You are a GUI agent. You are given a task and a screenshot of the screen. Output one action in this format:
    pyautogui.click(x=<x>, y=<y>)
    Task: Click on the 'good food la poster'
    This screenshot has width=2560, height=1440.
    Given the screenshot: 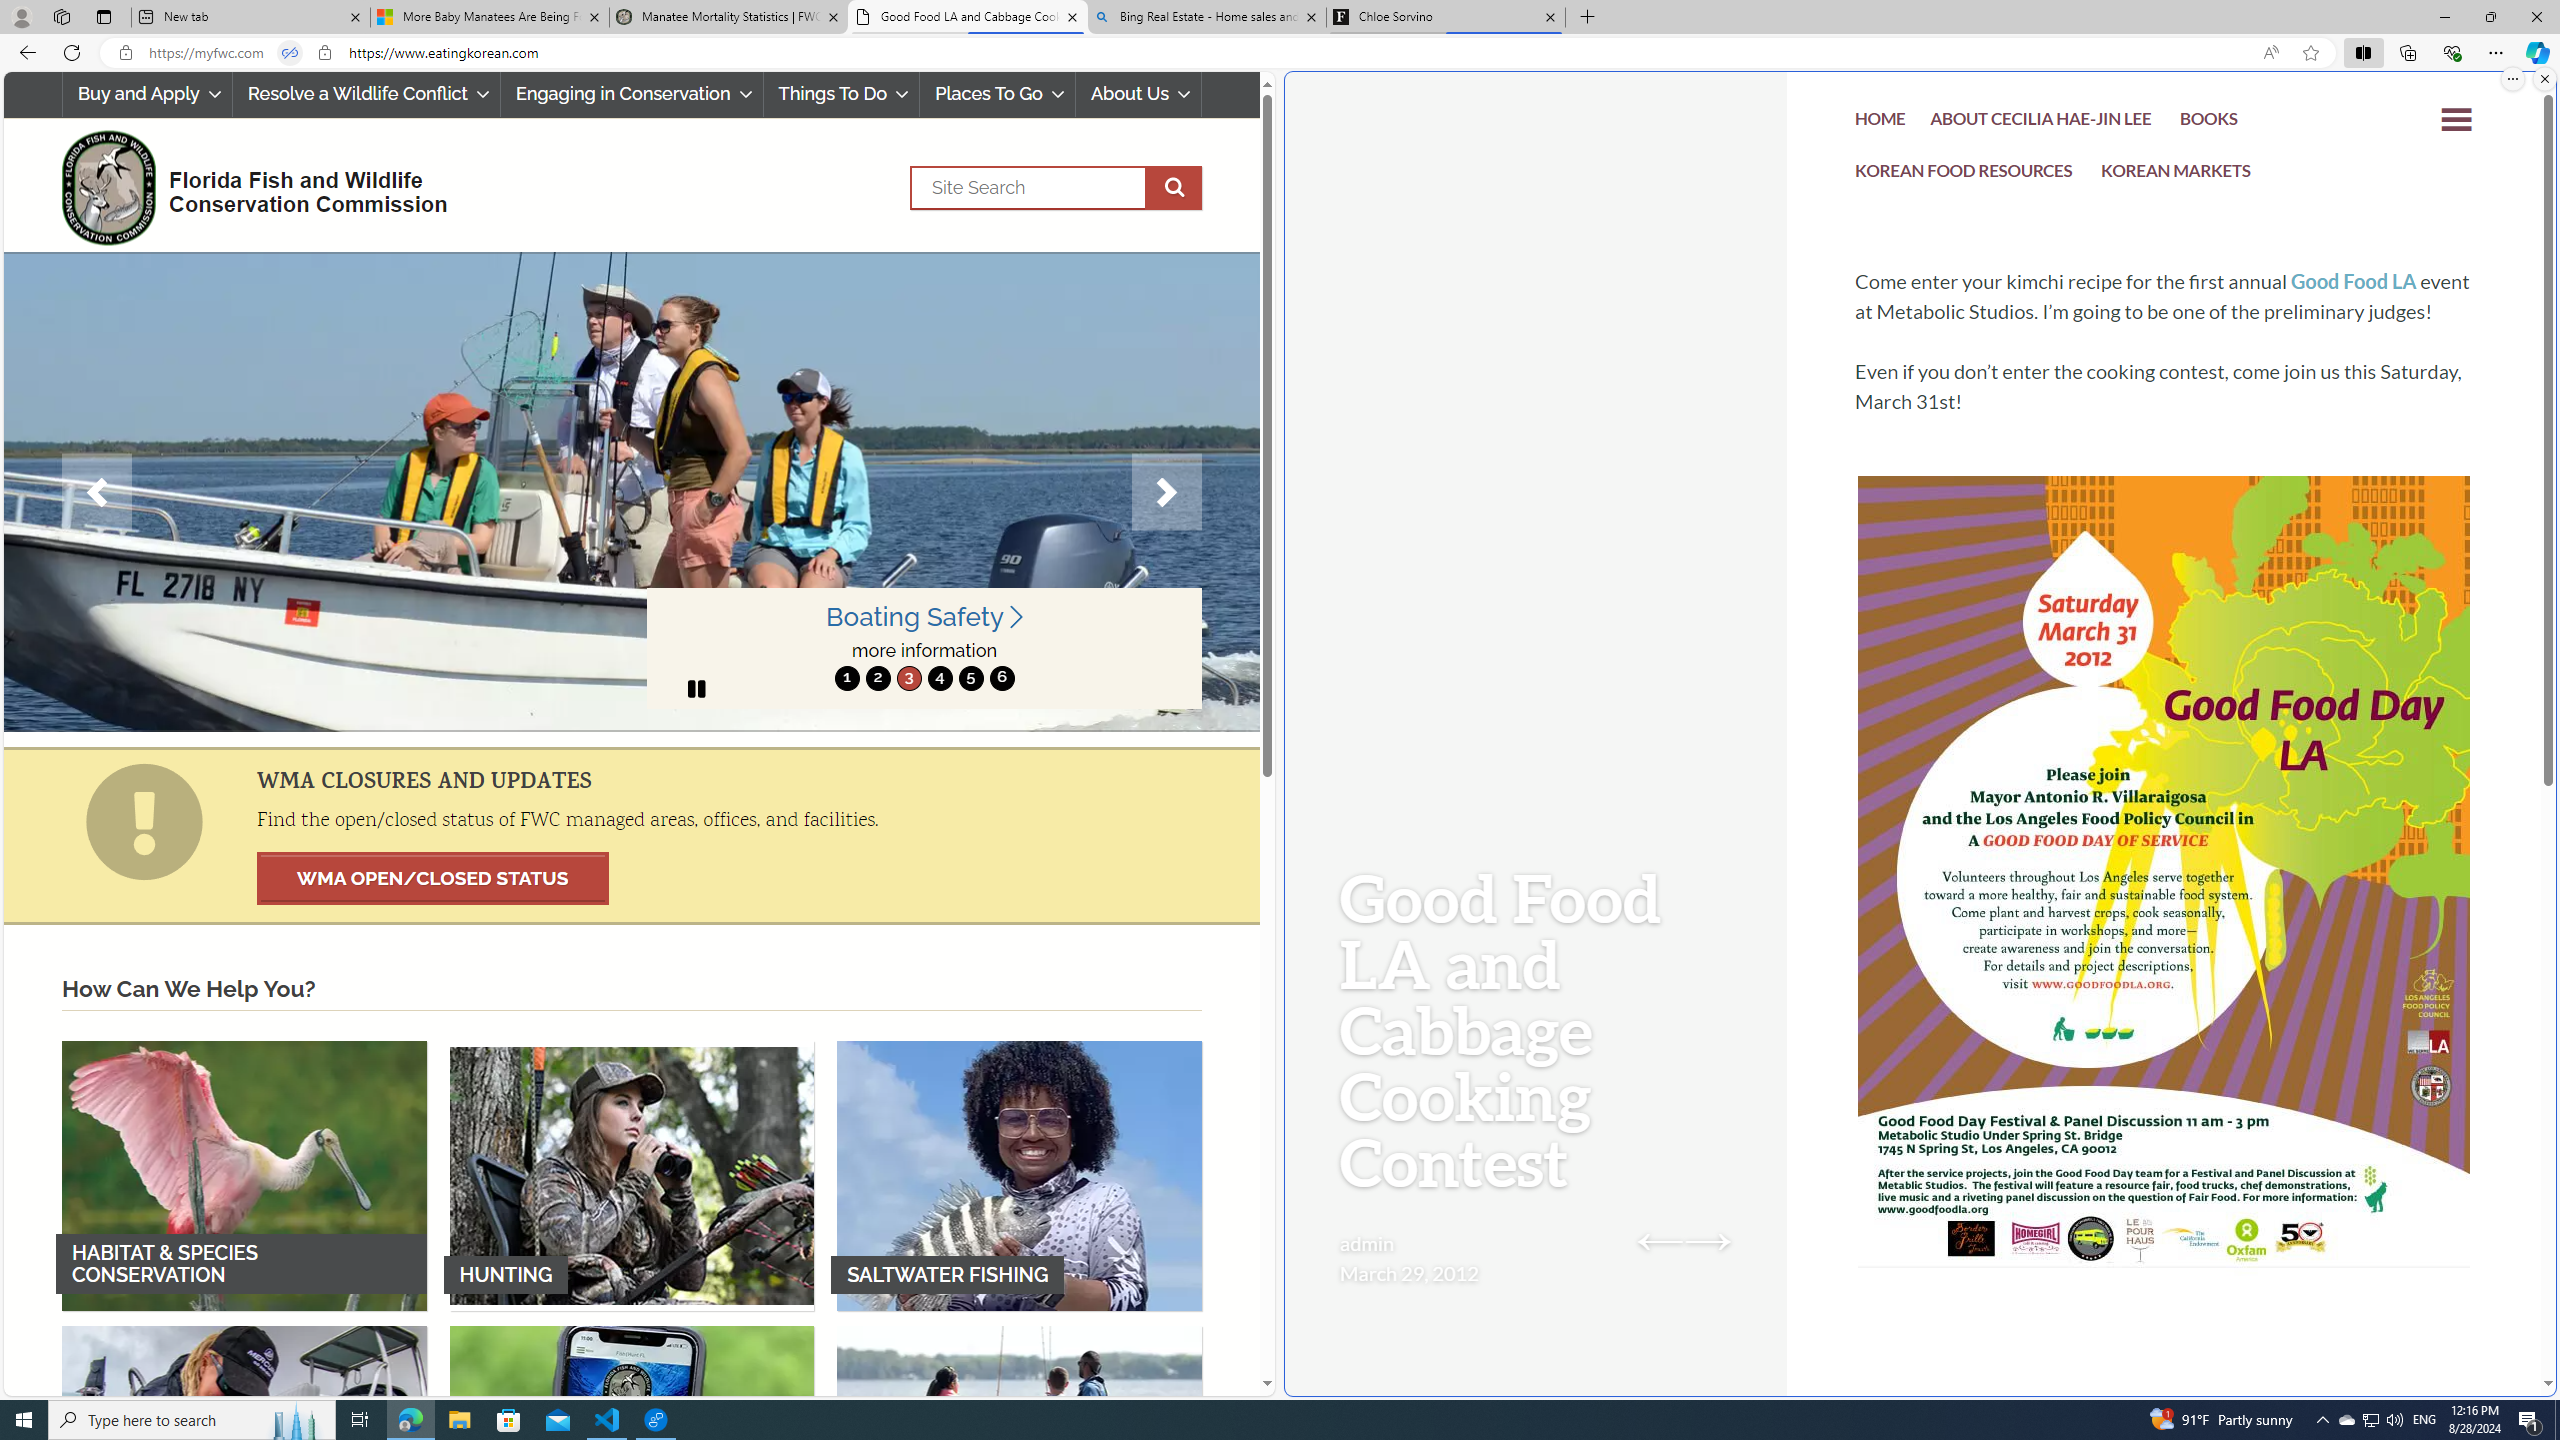 What is the action you would take?
    pyautogui.click(x=2164, y=932)
    